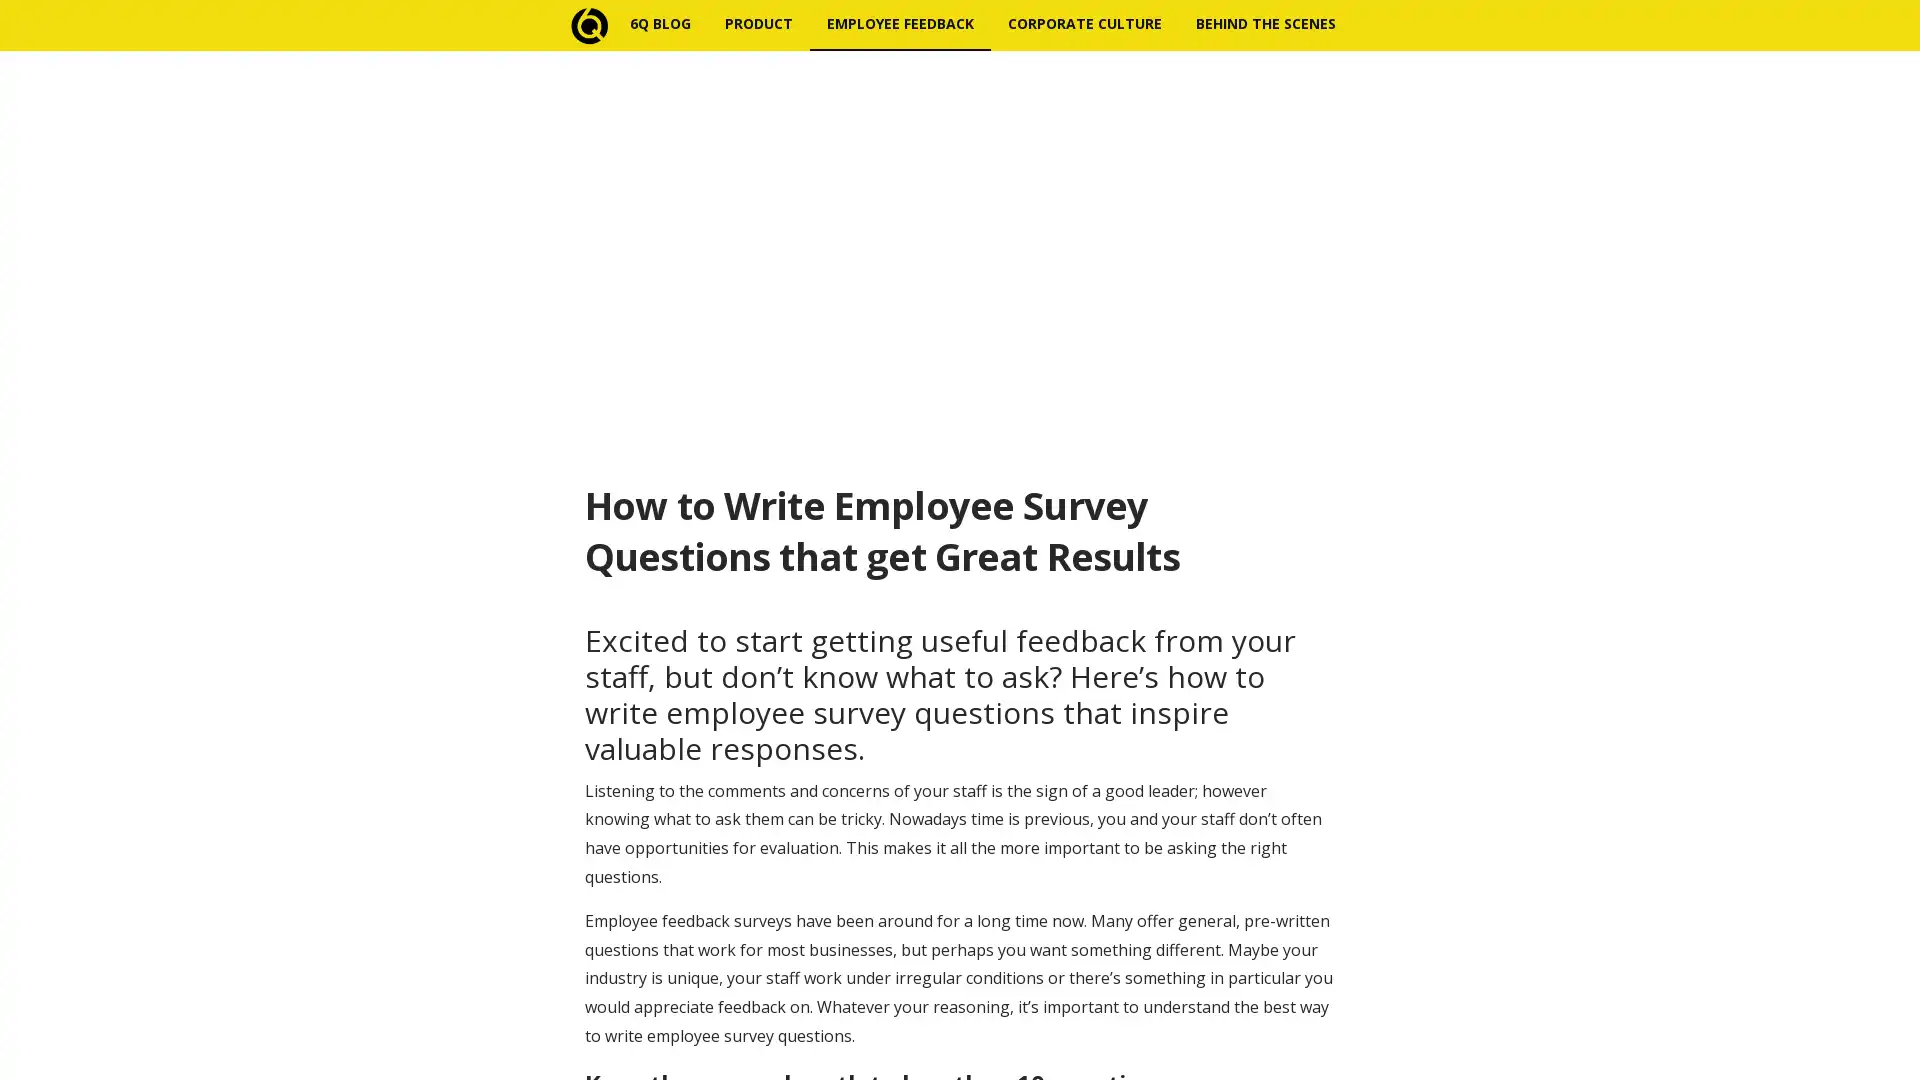 The height and width of the screenshot is (1080, 1920). What do you see at coordinates (1180, 1051) in the screenshot?
I see `Subscribe` at bounding box center [1180, 1051].